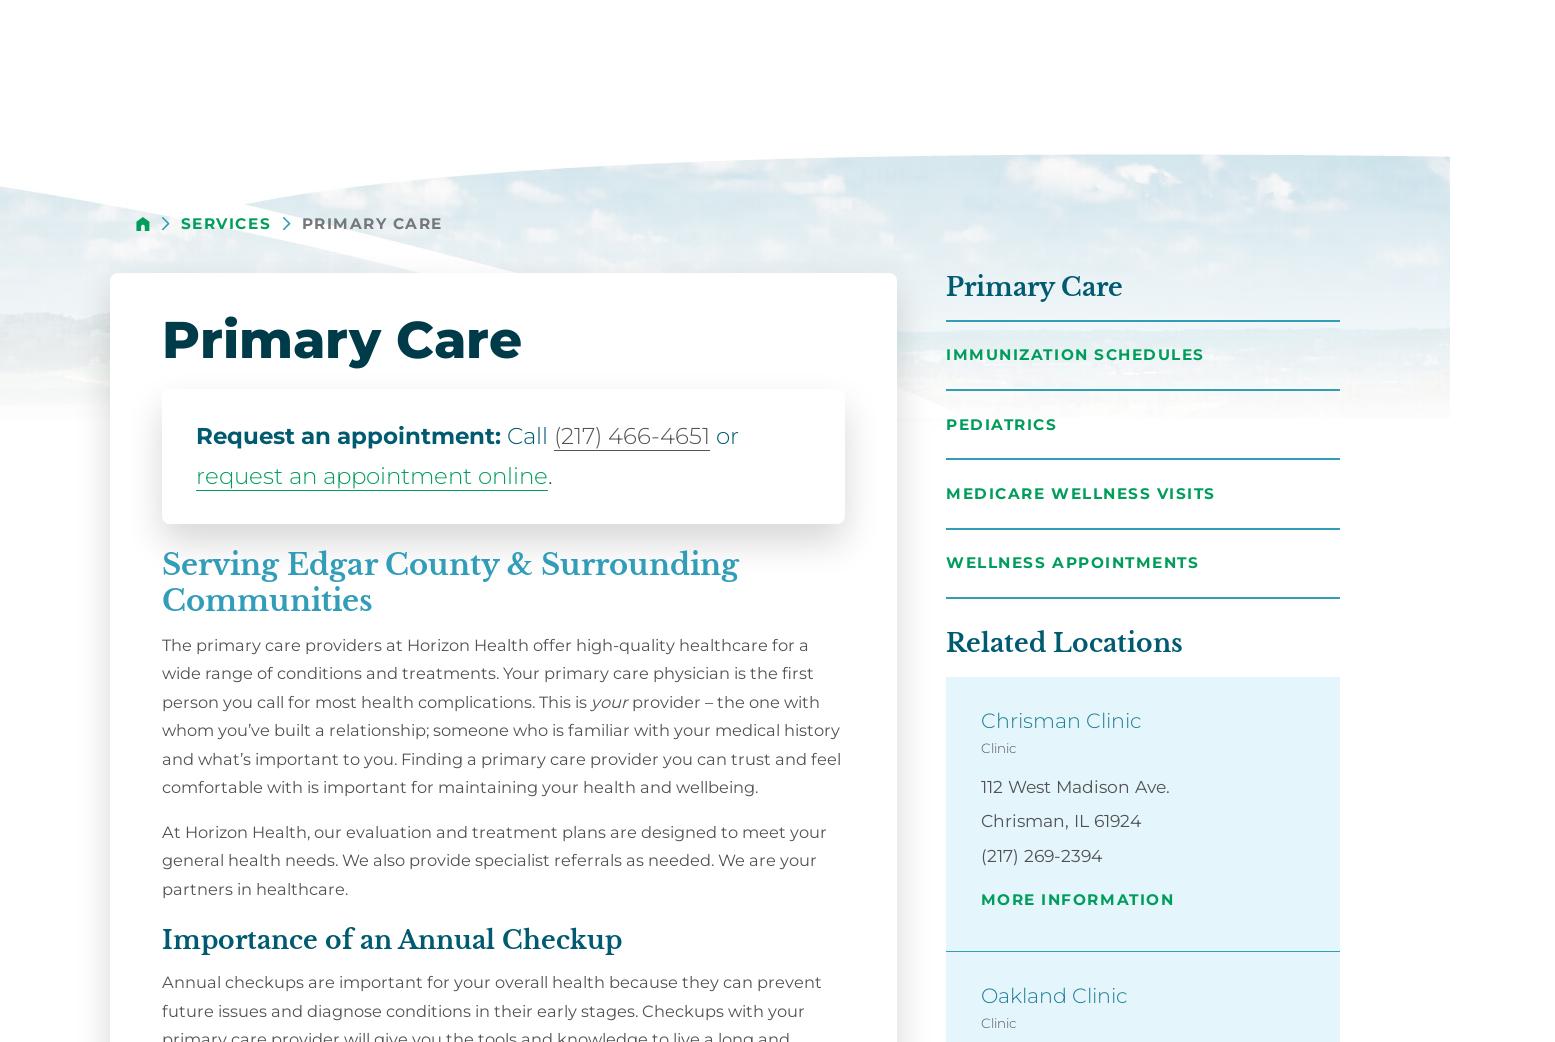  What do you see at coordinates (1337, 551) in the screenshot?
I see `'Community Health Needs Assessment'` at bounding box center [1337, 551].